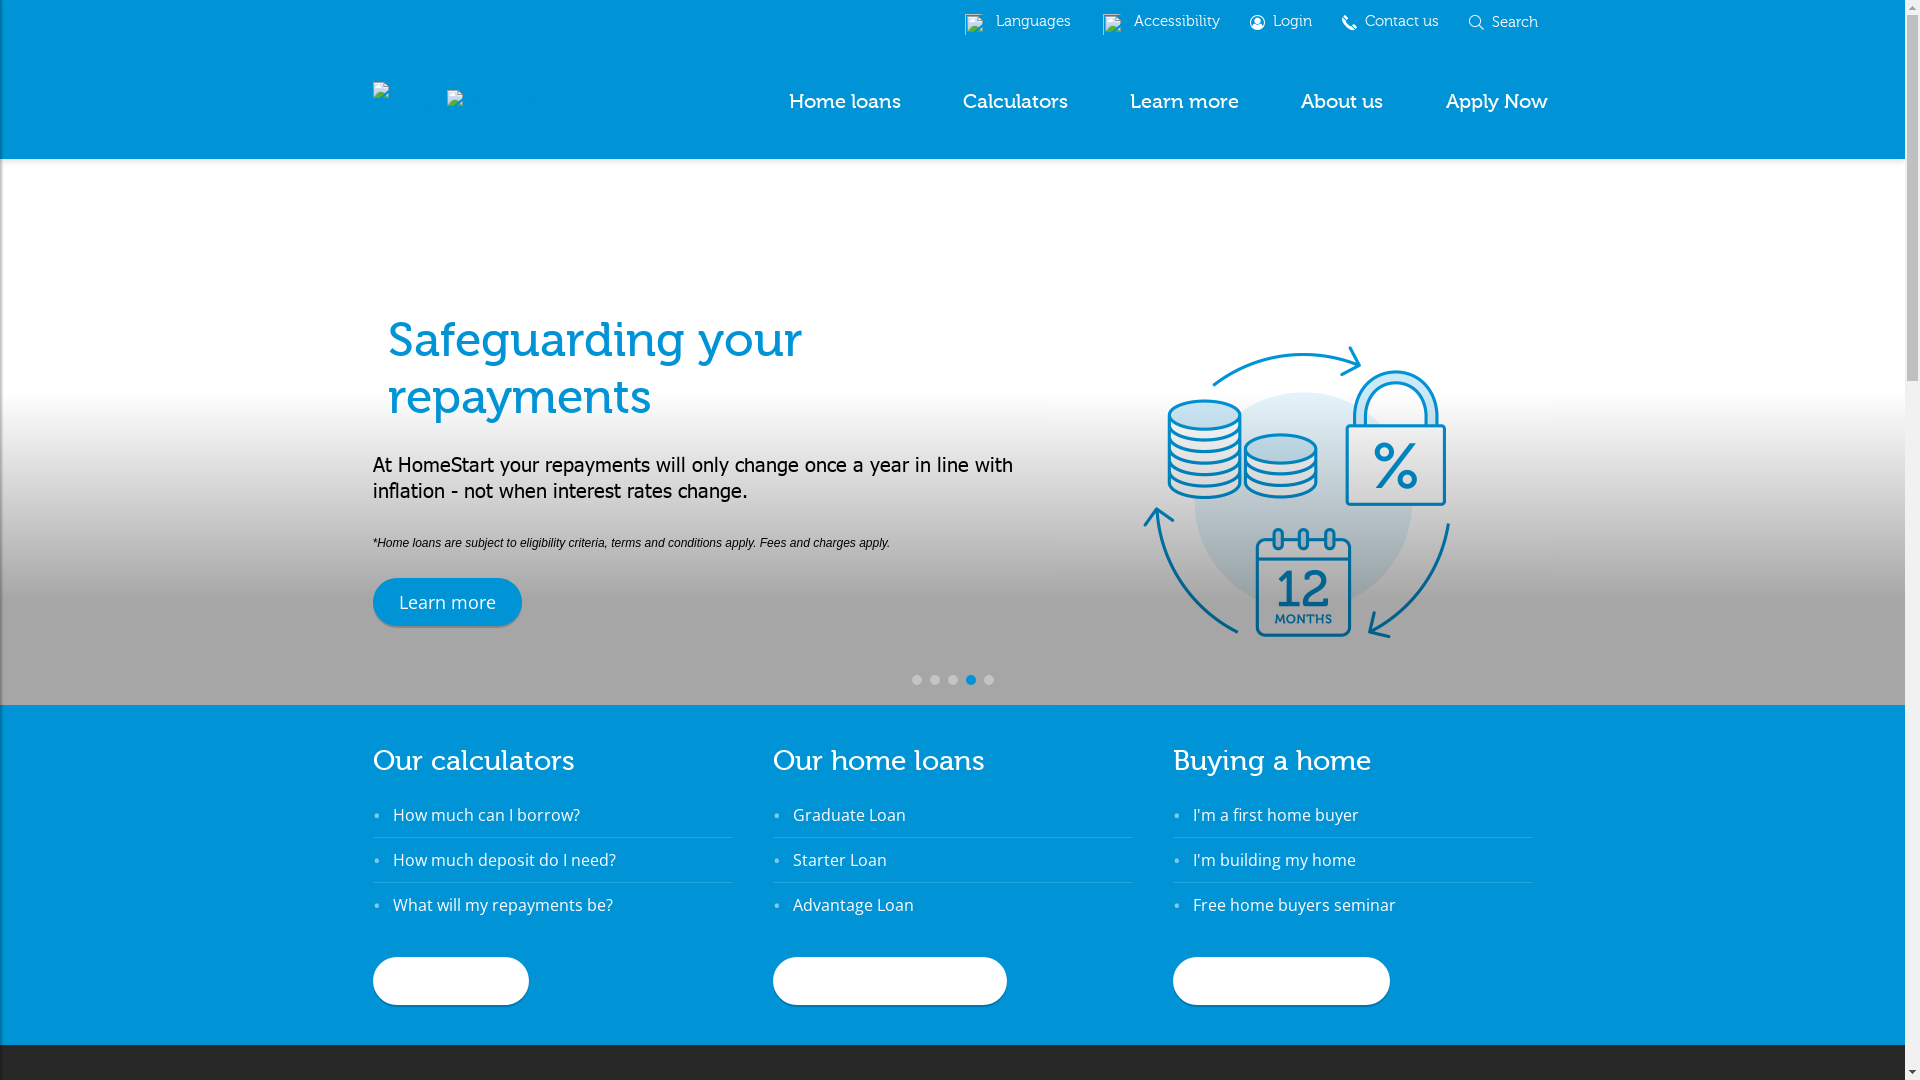 The image size is (1920, 1080). I want to click on 'Advantage Loan', so click(852, 905).